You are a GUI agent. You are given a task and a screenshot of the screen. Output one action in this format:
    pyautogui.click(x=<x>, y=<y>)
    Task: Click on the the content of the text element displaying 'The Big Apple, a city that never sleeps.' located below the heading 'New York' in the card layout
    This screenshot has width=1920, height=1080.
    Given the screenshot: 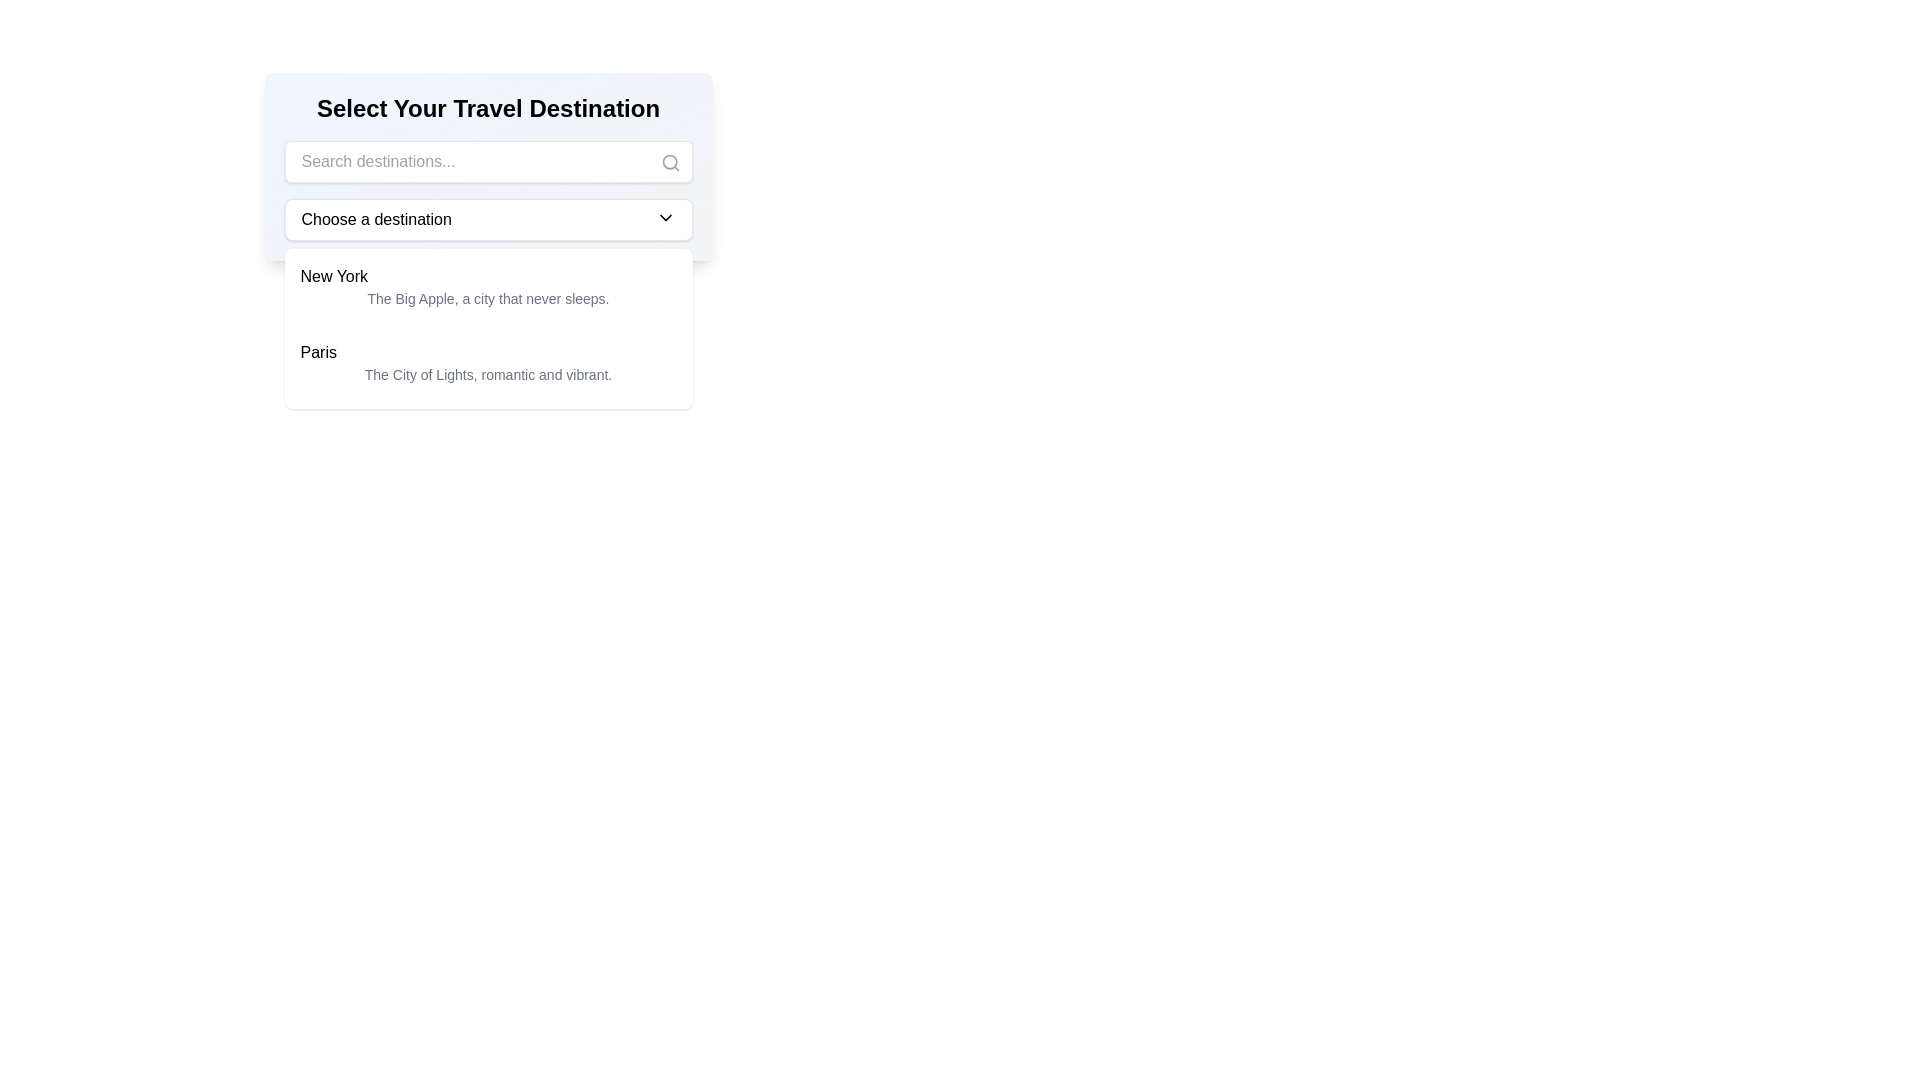 What is the action you would take?
    pyautogui.click(x=488, y=299)
    